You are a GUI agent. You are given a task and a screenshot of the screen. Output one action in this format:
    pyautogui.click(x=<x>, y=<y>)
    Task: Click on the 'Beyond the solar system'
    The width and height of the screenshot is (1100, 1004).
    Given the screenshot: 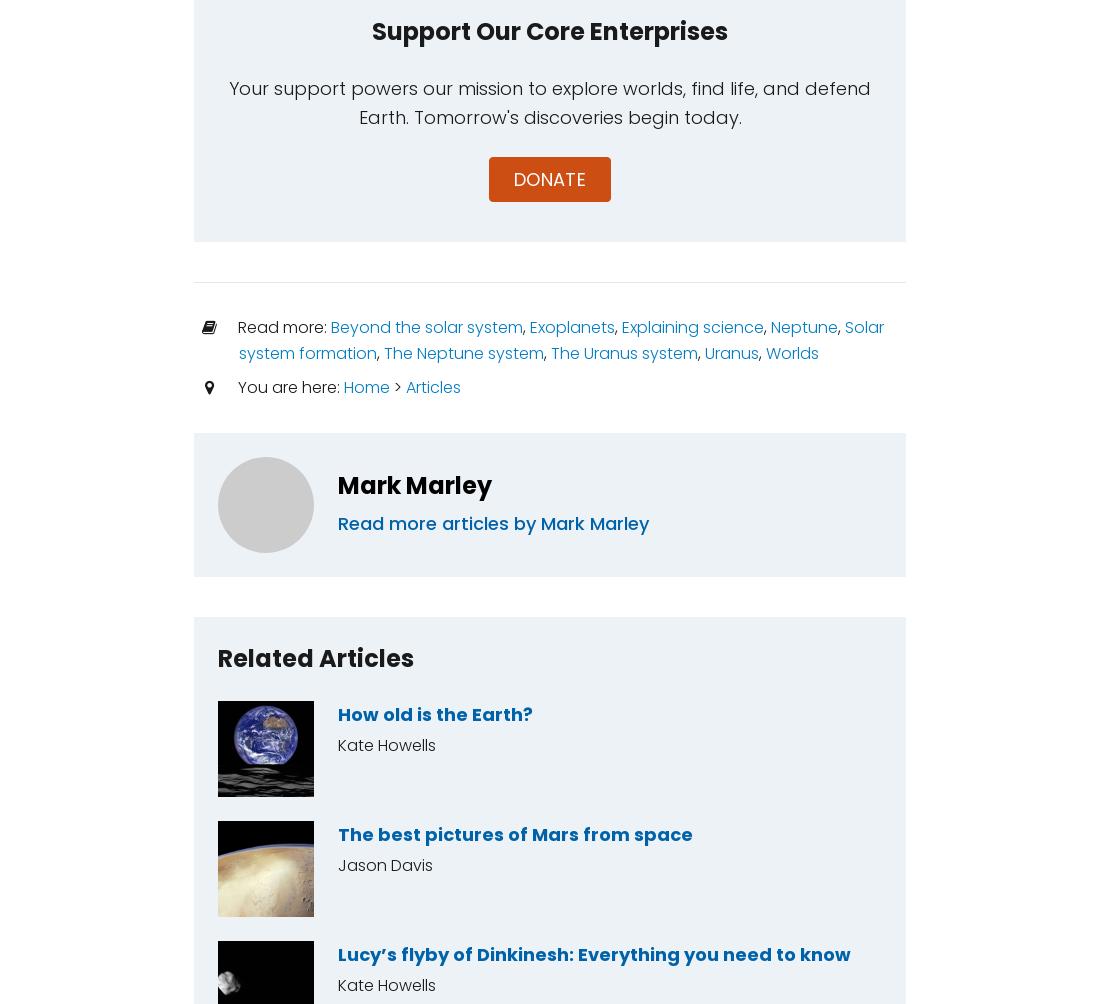 What is the action you would take?
    pyautogui.click(x=425, y=326)
    